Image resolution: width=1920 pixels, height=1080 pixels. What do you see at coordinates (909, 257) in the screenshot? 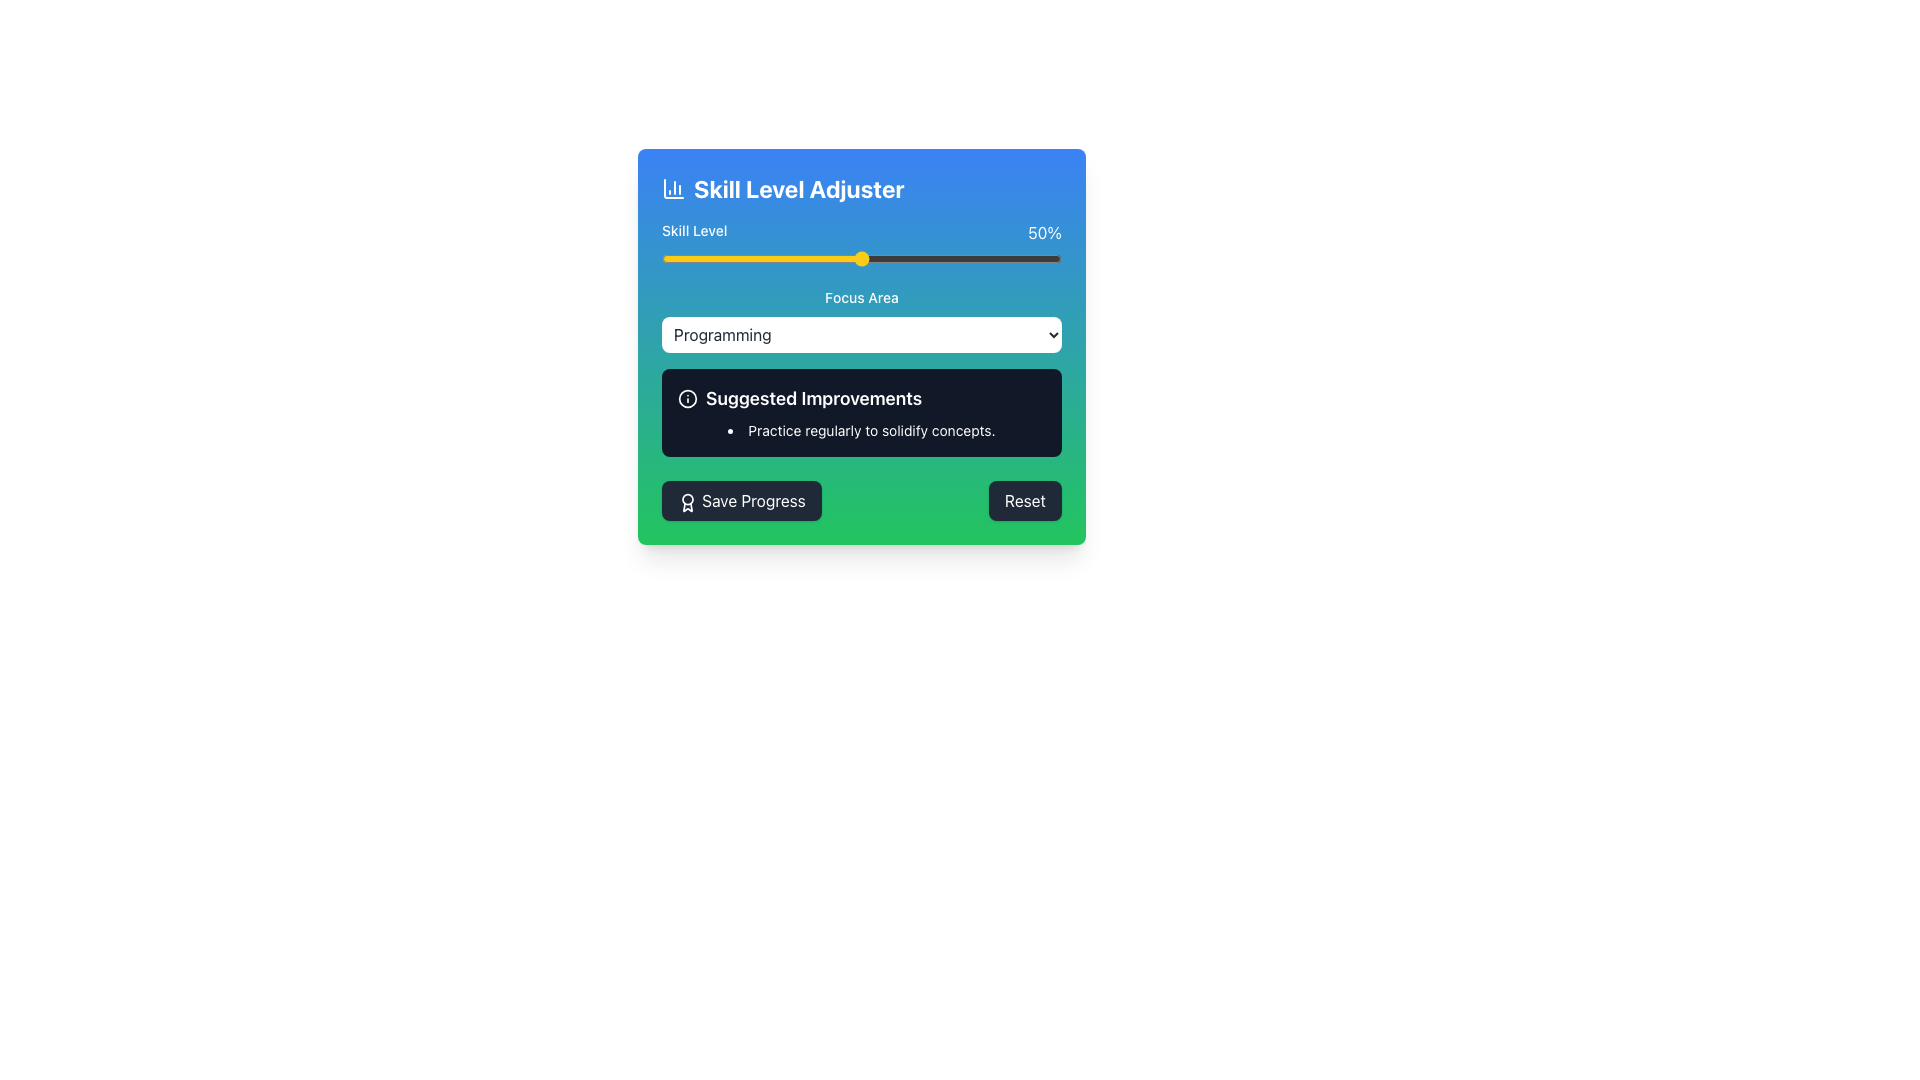
I see `the slider` at bounding box center [909, 257].